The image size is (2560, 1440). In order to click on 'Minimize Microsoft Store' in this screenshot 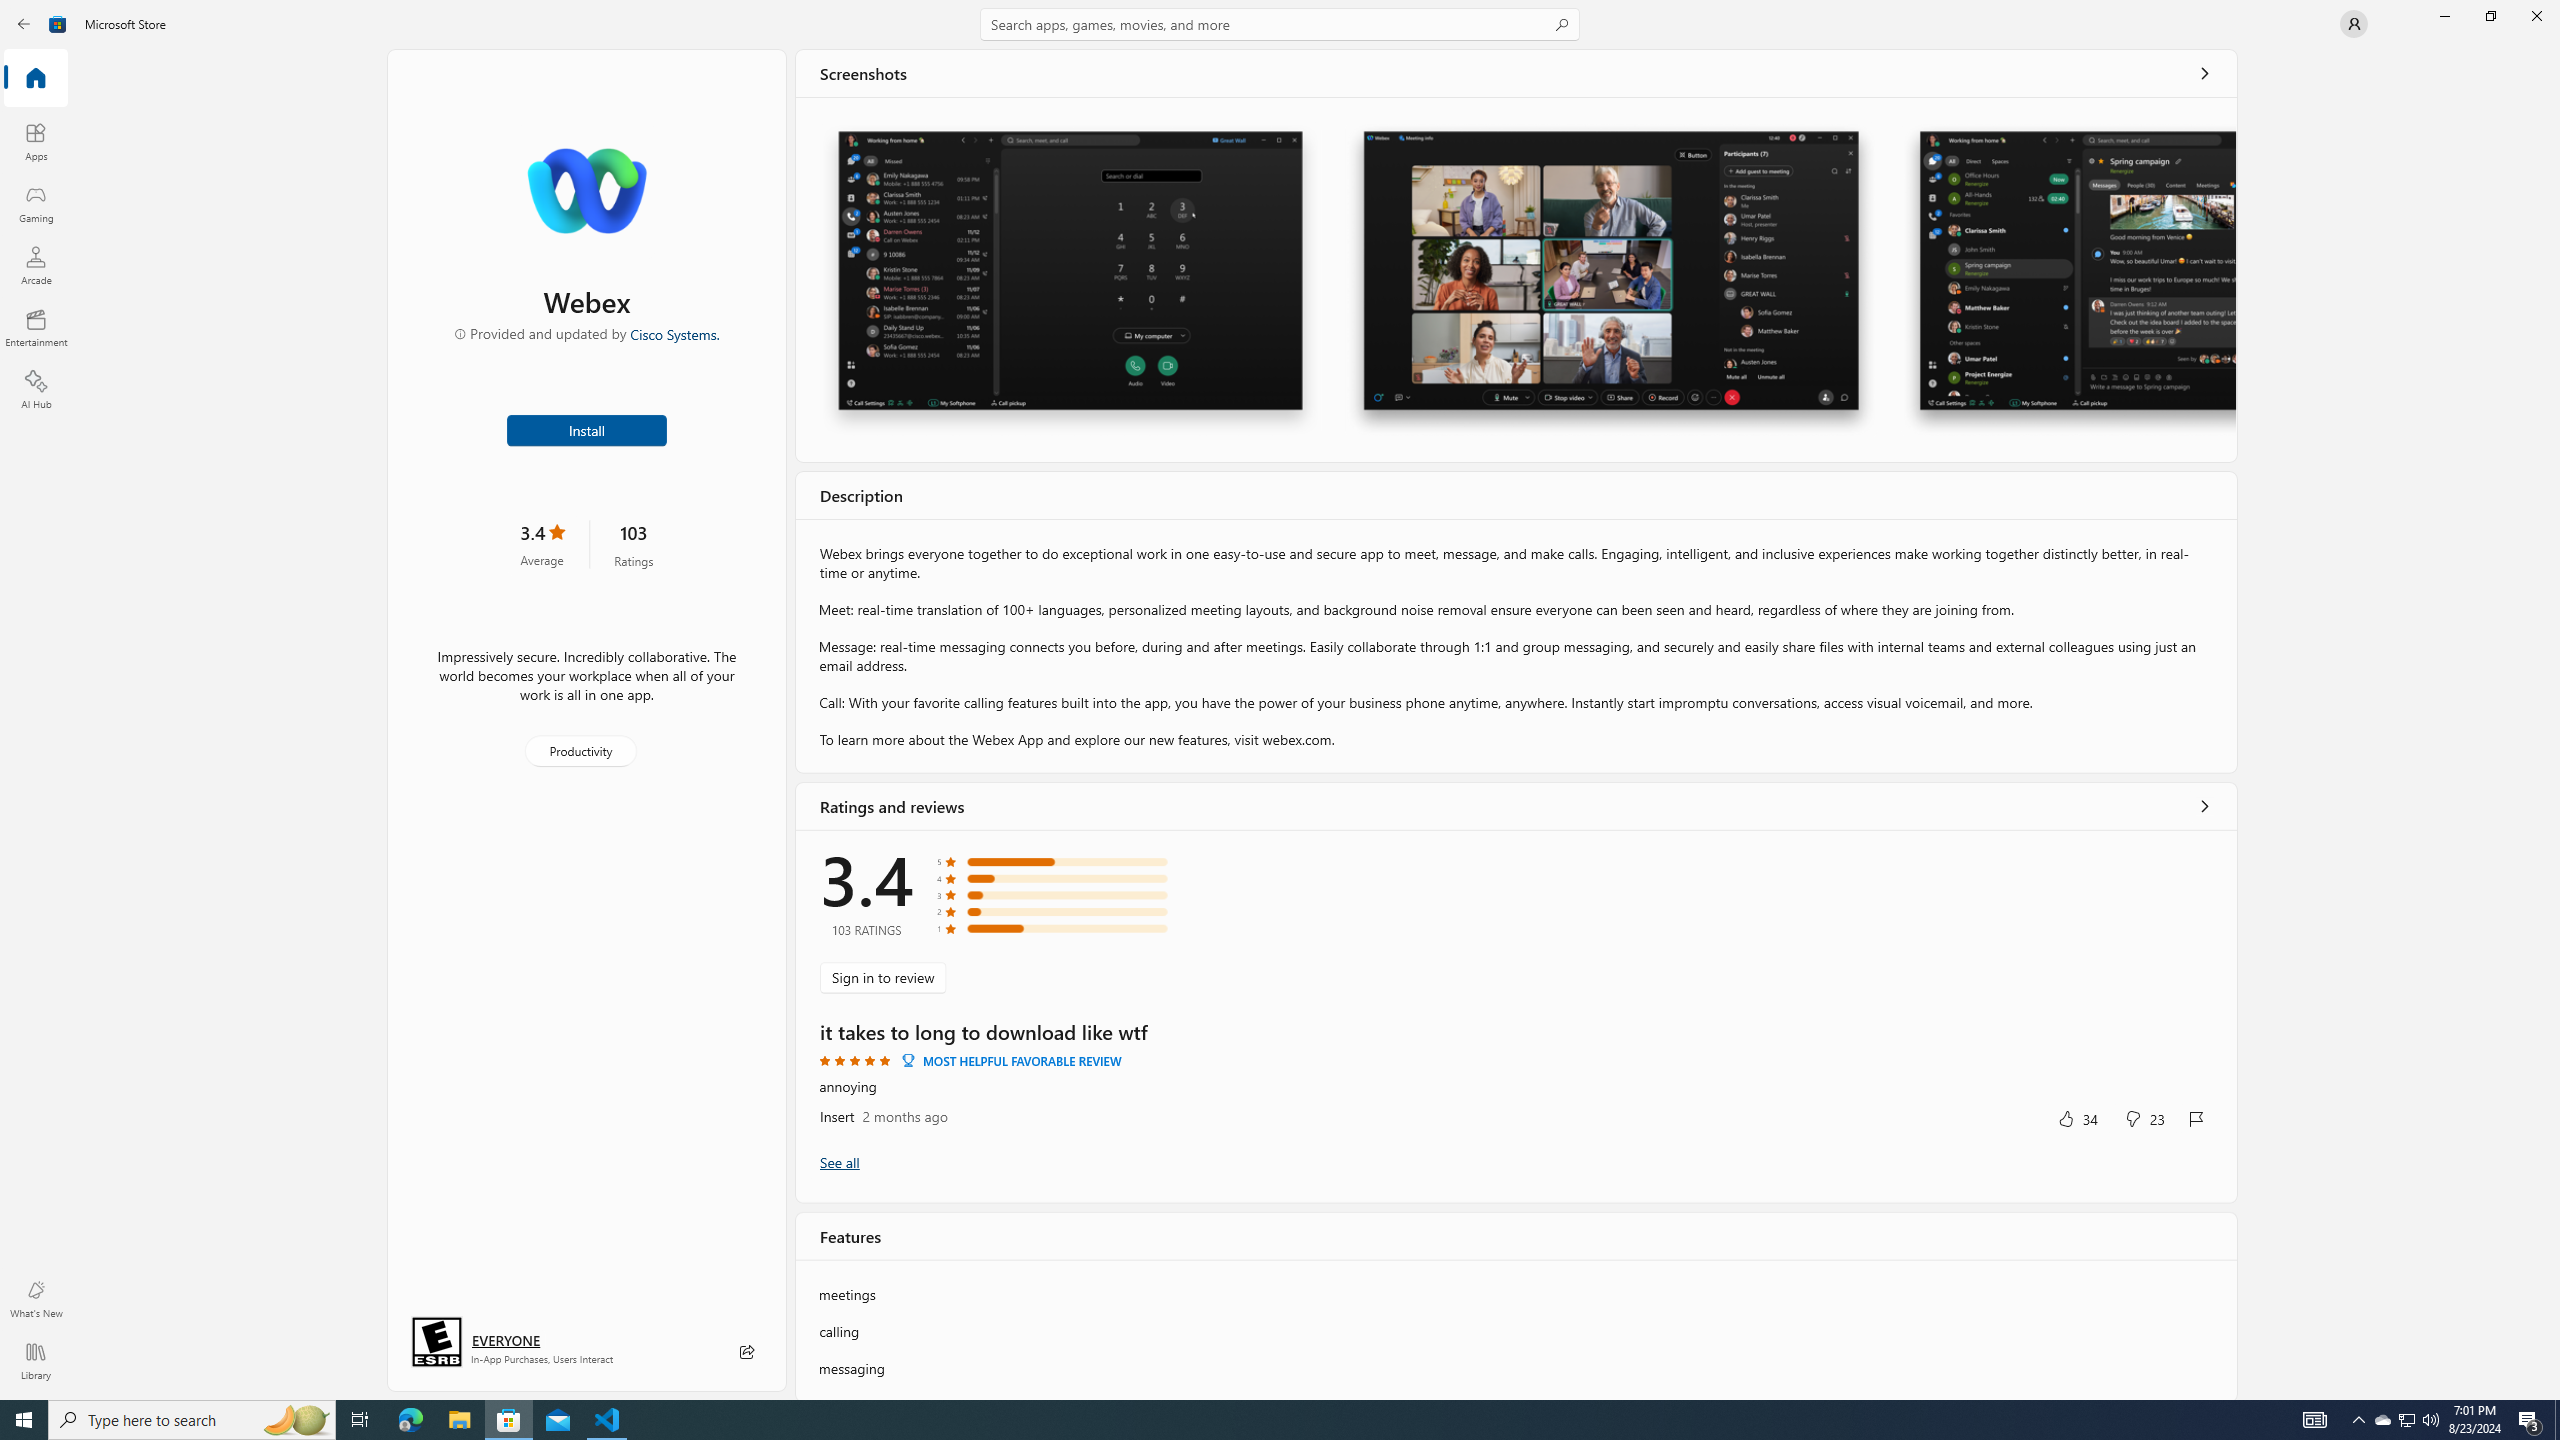, I will do `click(2443, 15)`.